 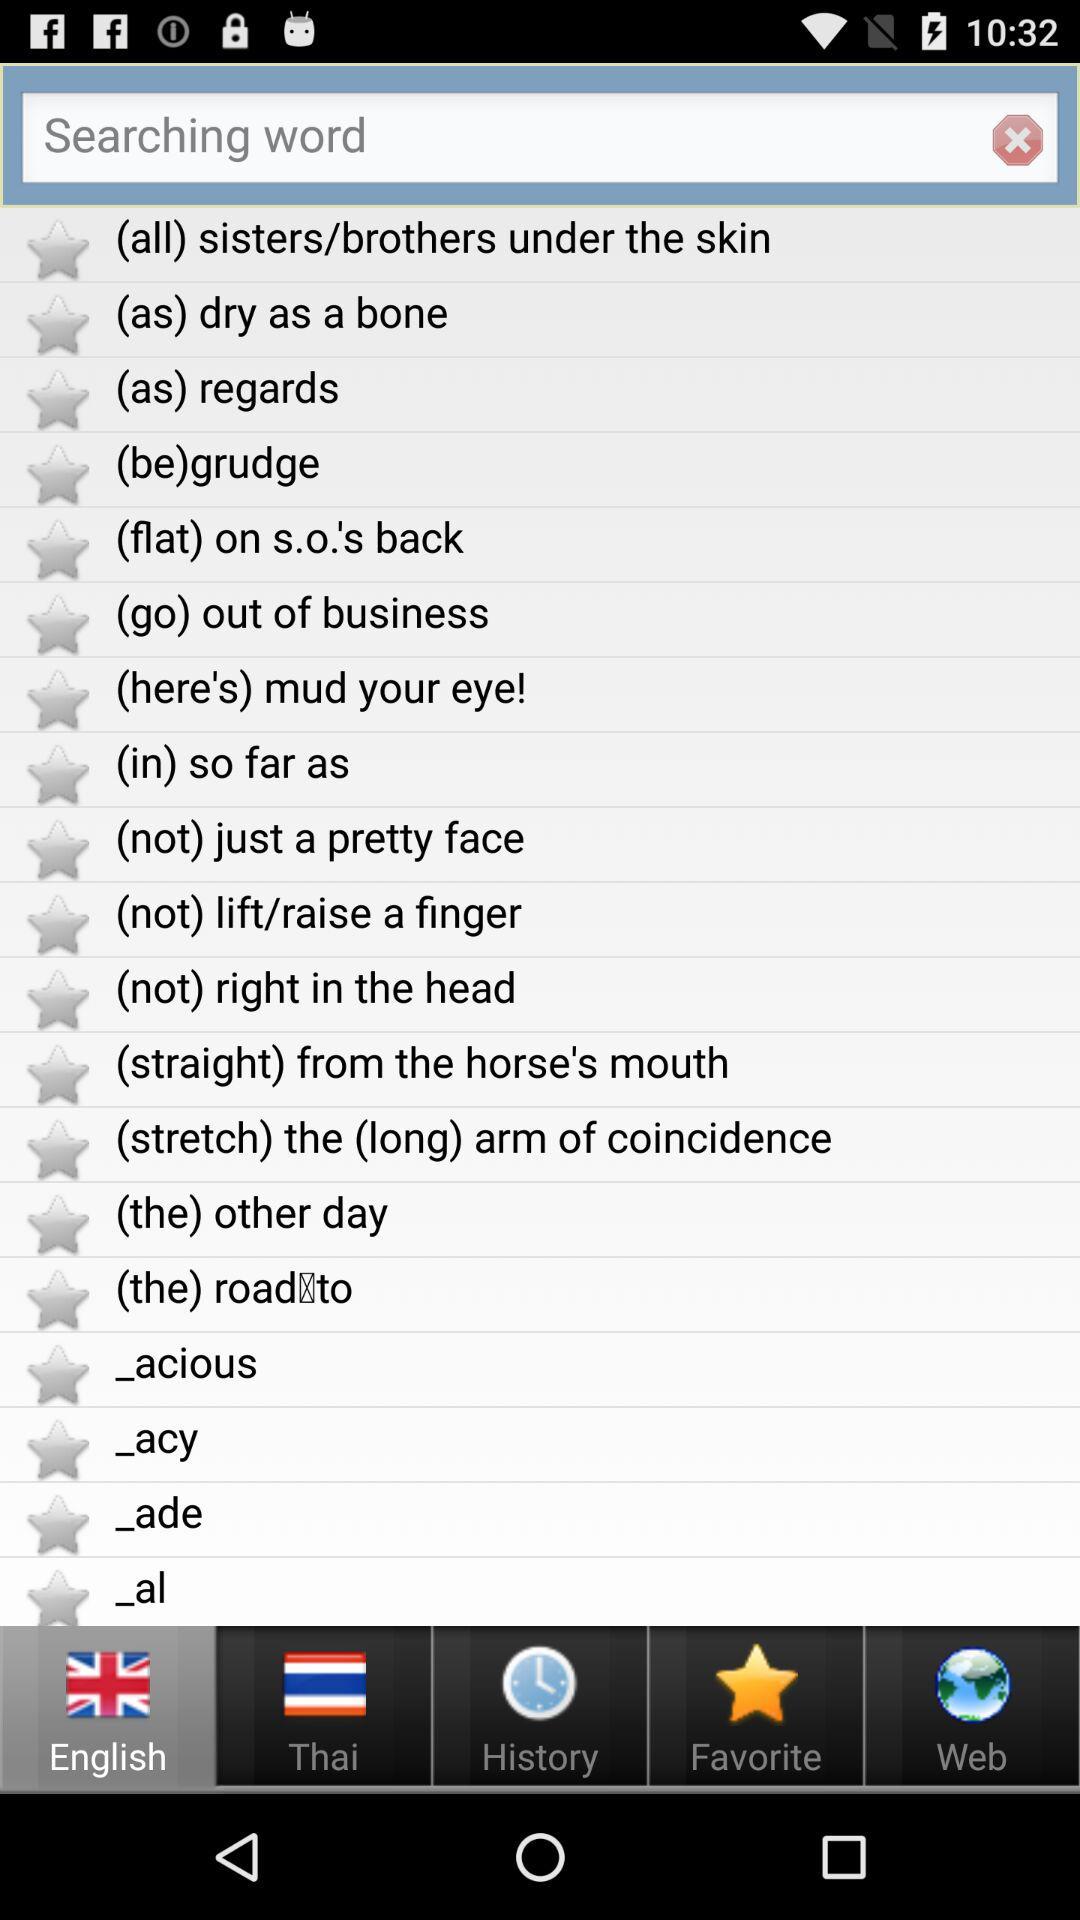 What do you see at coordinates (596, 610) in the screenshot?
I see `the go out of app` at bounding box center [596, 610].